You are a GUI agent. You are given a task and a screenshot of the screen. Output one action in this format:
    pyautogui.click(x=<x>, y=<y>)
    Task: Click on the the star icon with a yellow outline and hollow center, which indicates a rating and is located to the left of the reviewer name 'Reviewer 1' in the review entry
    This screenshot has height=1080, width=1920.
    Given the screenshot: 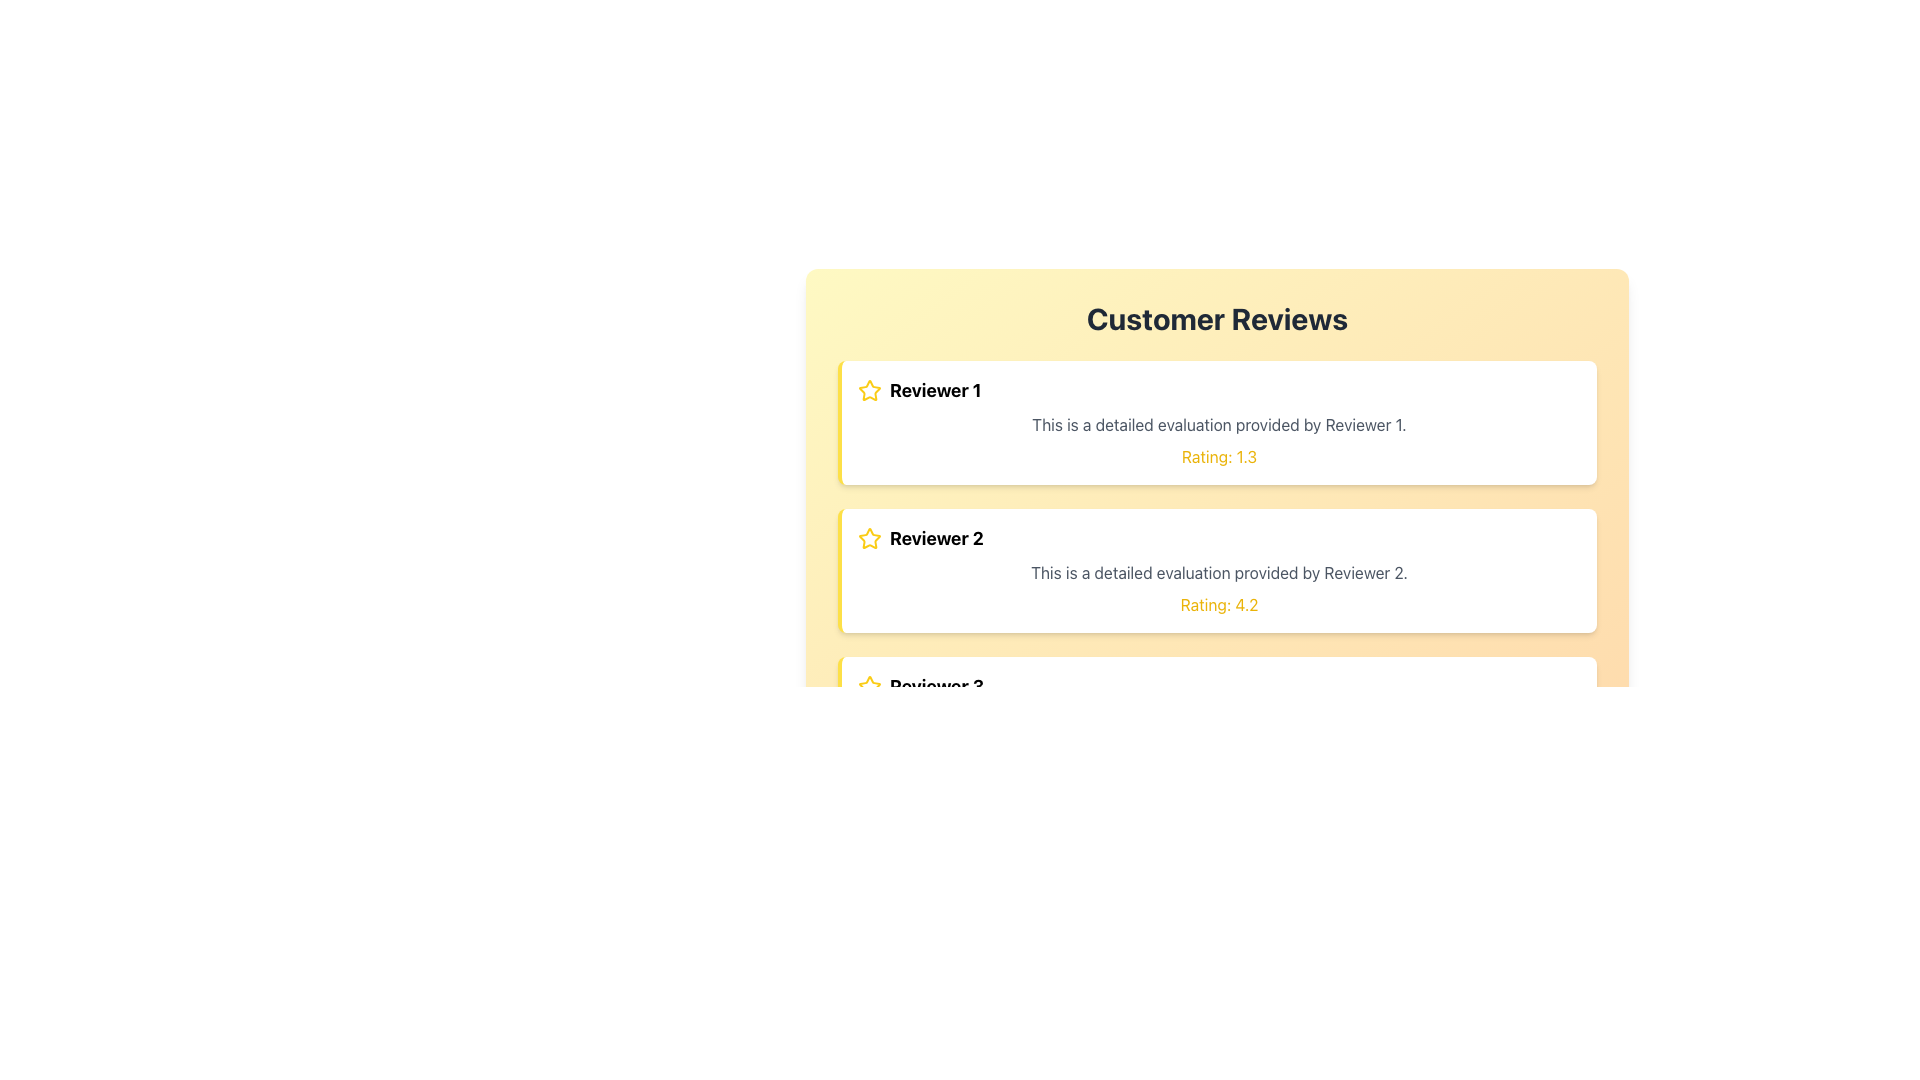 What is the action you would take?
    pyautogui.click(x=869, y=390)
    